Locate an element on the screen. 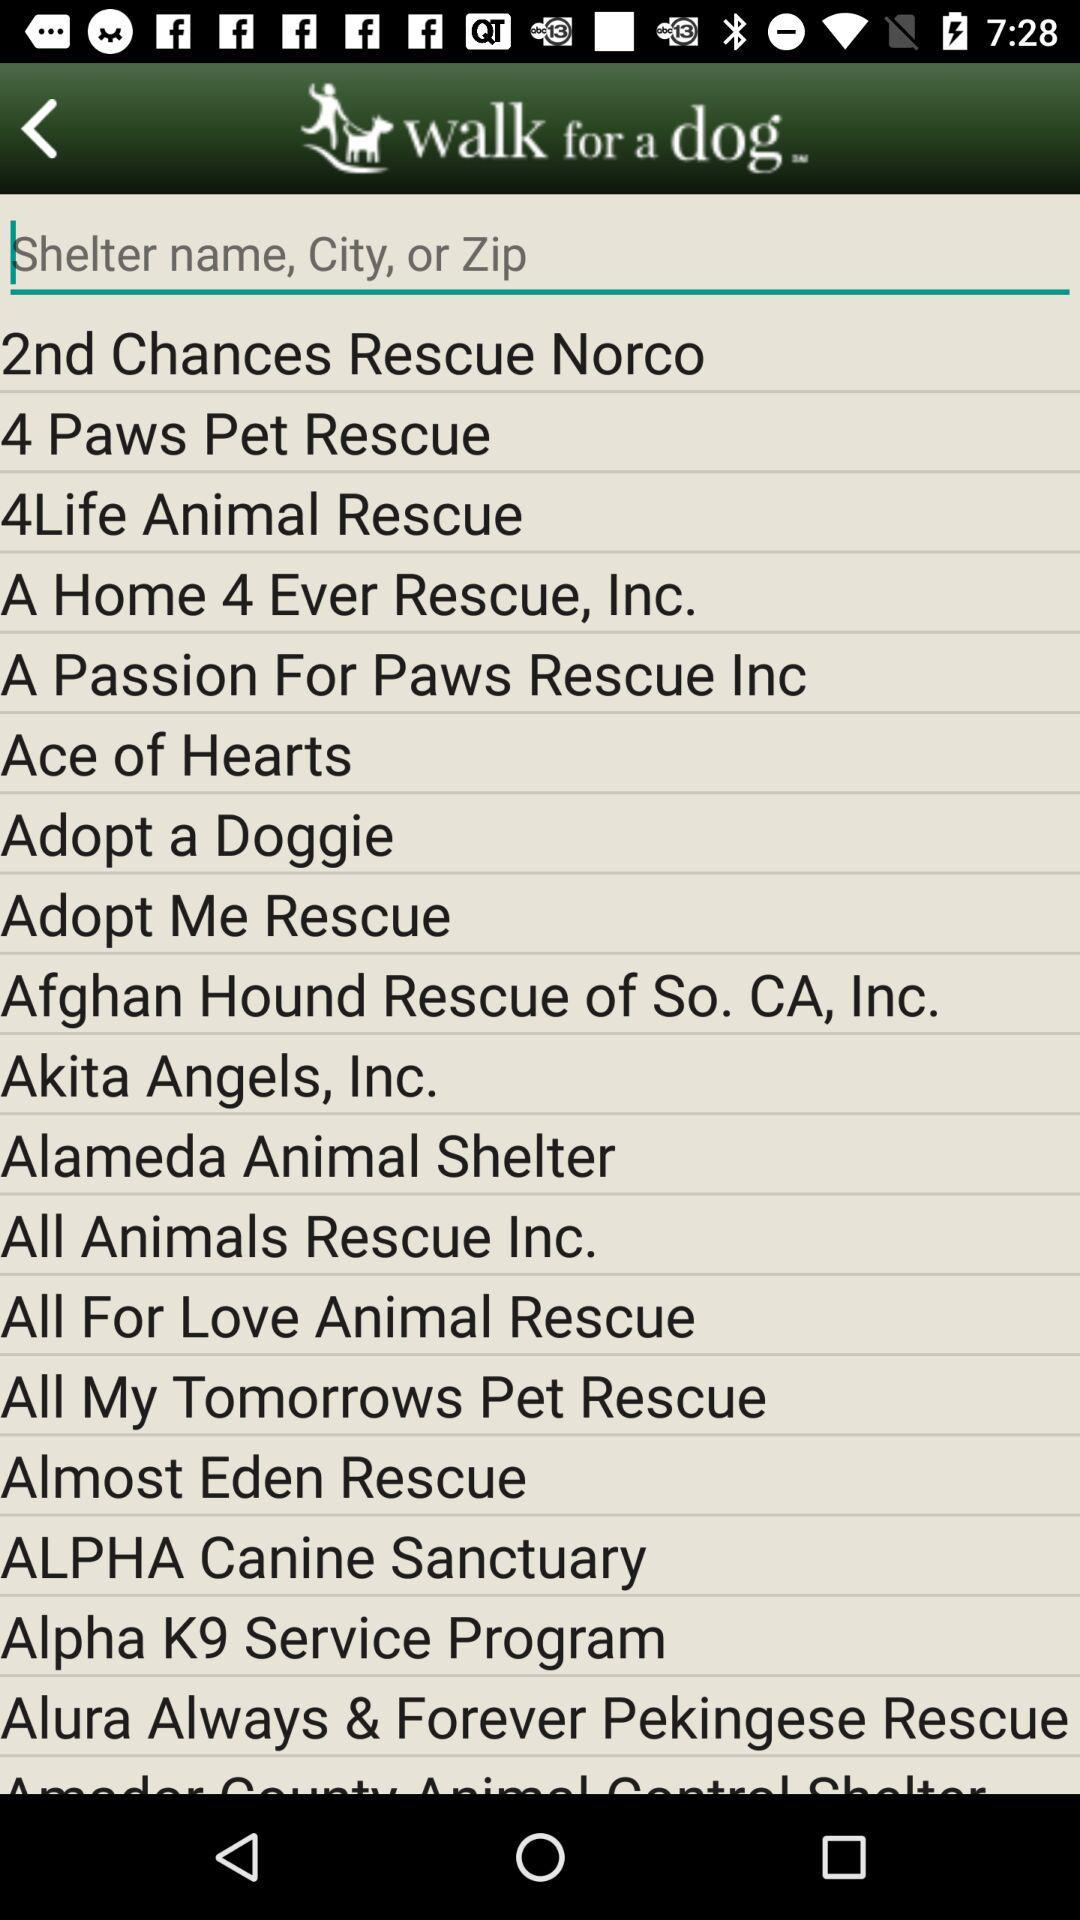  for preview is located at coordinates (39, 127).